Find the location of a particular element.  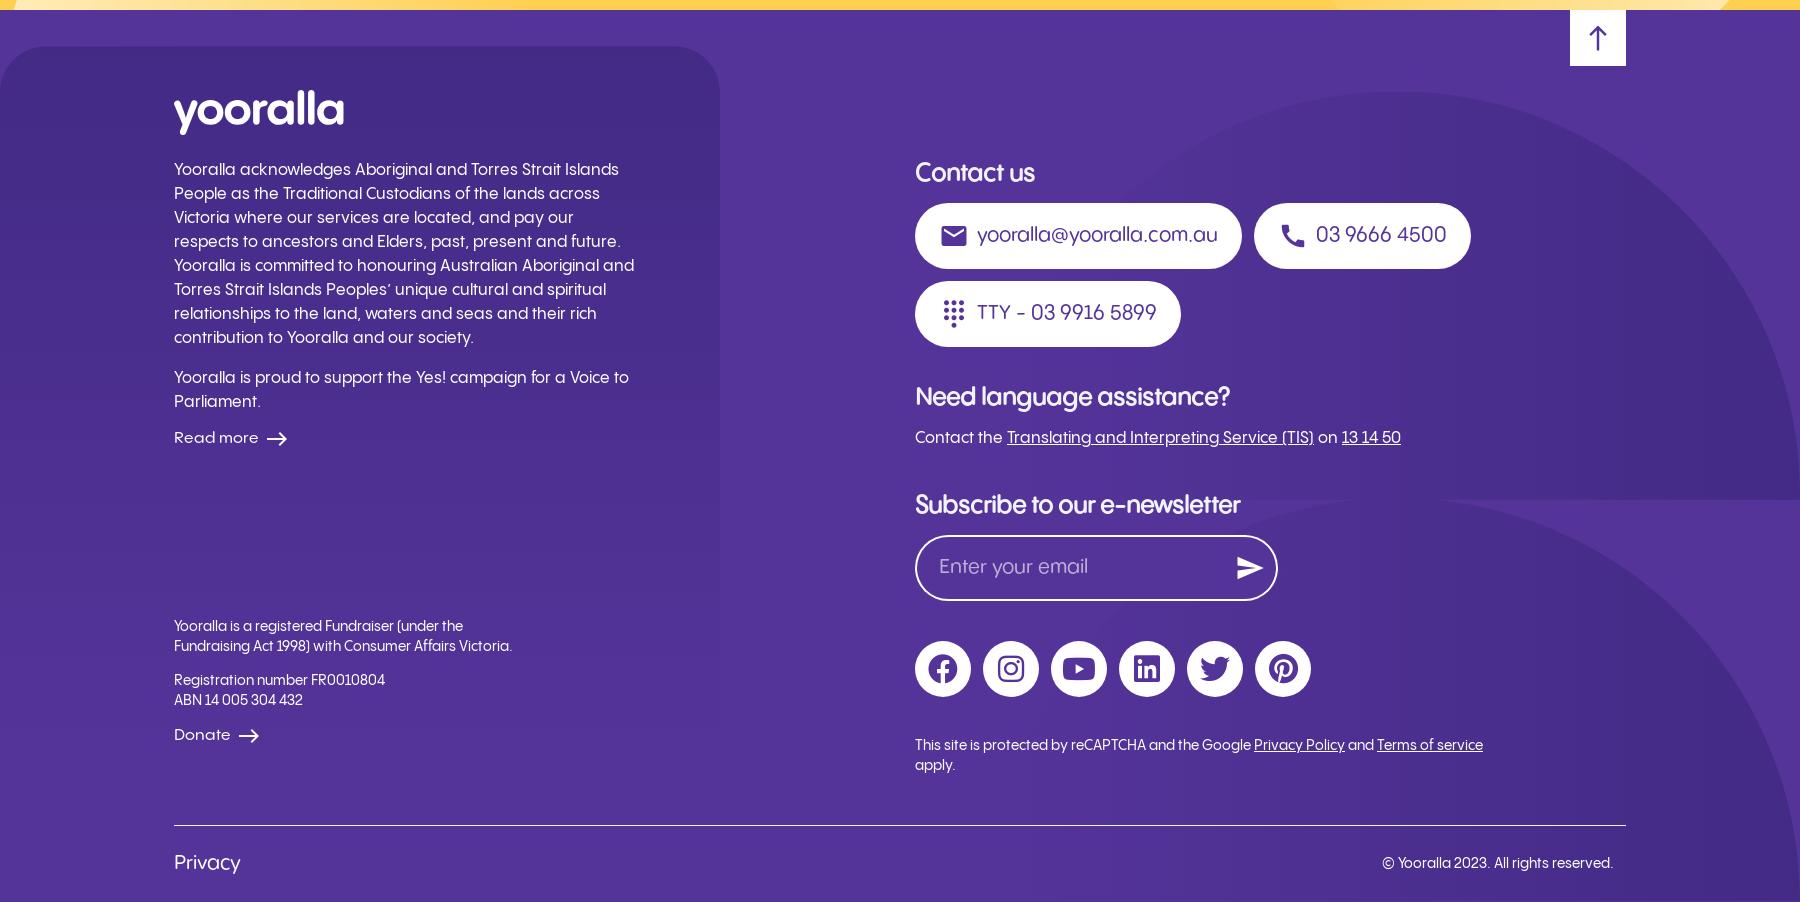

'Translating and Interpreting Service (TIS)' is located at coordinates (1159, 438).